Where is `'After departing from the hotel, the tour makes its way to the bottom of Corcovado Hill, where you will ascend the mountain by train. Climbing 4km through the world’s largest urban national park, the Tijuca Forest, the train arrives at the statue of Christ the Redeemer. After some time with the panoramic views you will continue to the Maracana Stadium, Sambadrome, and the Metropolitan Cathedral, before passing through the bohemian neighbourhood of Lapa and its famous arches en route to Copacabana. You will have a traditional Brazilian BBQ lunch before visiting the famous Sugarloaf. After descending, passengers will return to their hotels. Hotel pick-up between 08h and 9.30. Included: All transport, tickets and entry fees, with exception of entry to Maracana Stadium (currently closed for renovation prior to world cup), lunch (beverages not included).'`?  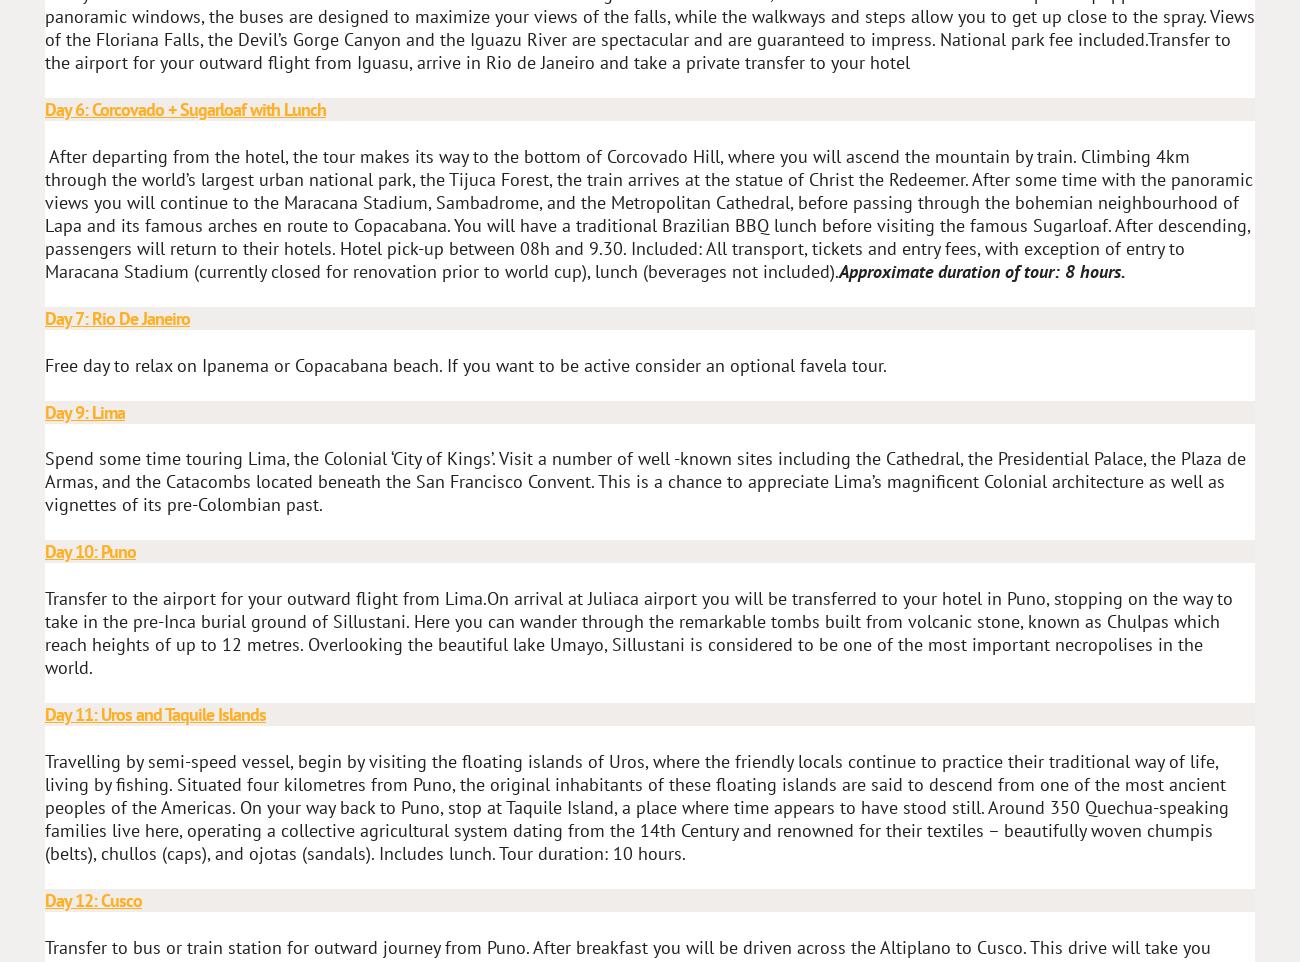
'After departing from the hotel, the tour makes its way to the bottom of Corcovado Hill, where you will ascend the mountain by train. Climbing 4km through the world’s largest urban national park, the Tijuca Forest, the train arrives at the statue of Christ the Redeemer. After some time with the panoramic views you will continue to the Maracana Stadium, Sambadrome, and the Metropolitan Cathedral, before passing through the bohemian neighbourhood of Lapa and its famous arches en route to Copacabana. You will have a traditional Brazilian BBQ lunch before visiting the famous Sugarloaf. After descending, passengers will return to their hotels. Hotel pick-up between 08h and 9.30. Included: All transport, tickets and entry fees, with exception of entry to Maracana Stadium (currently closed for renovation prior to world cup), lunch (beverages not included).' is located at coordinates (648, 211).